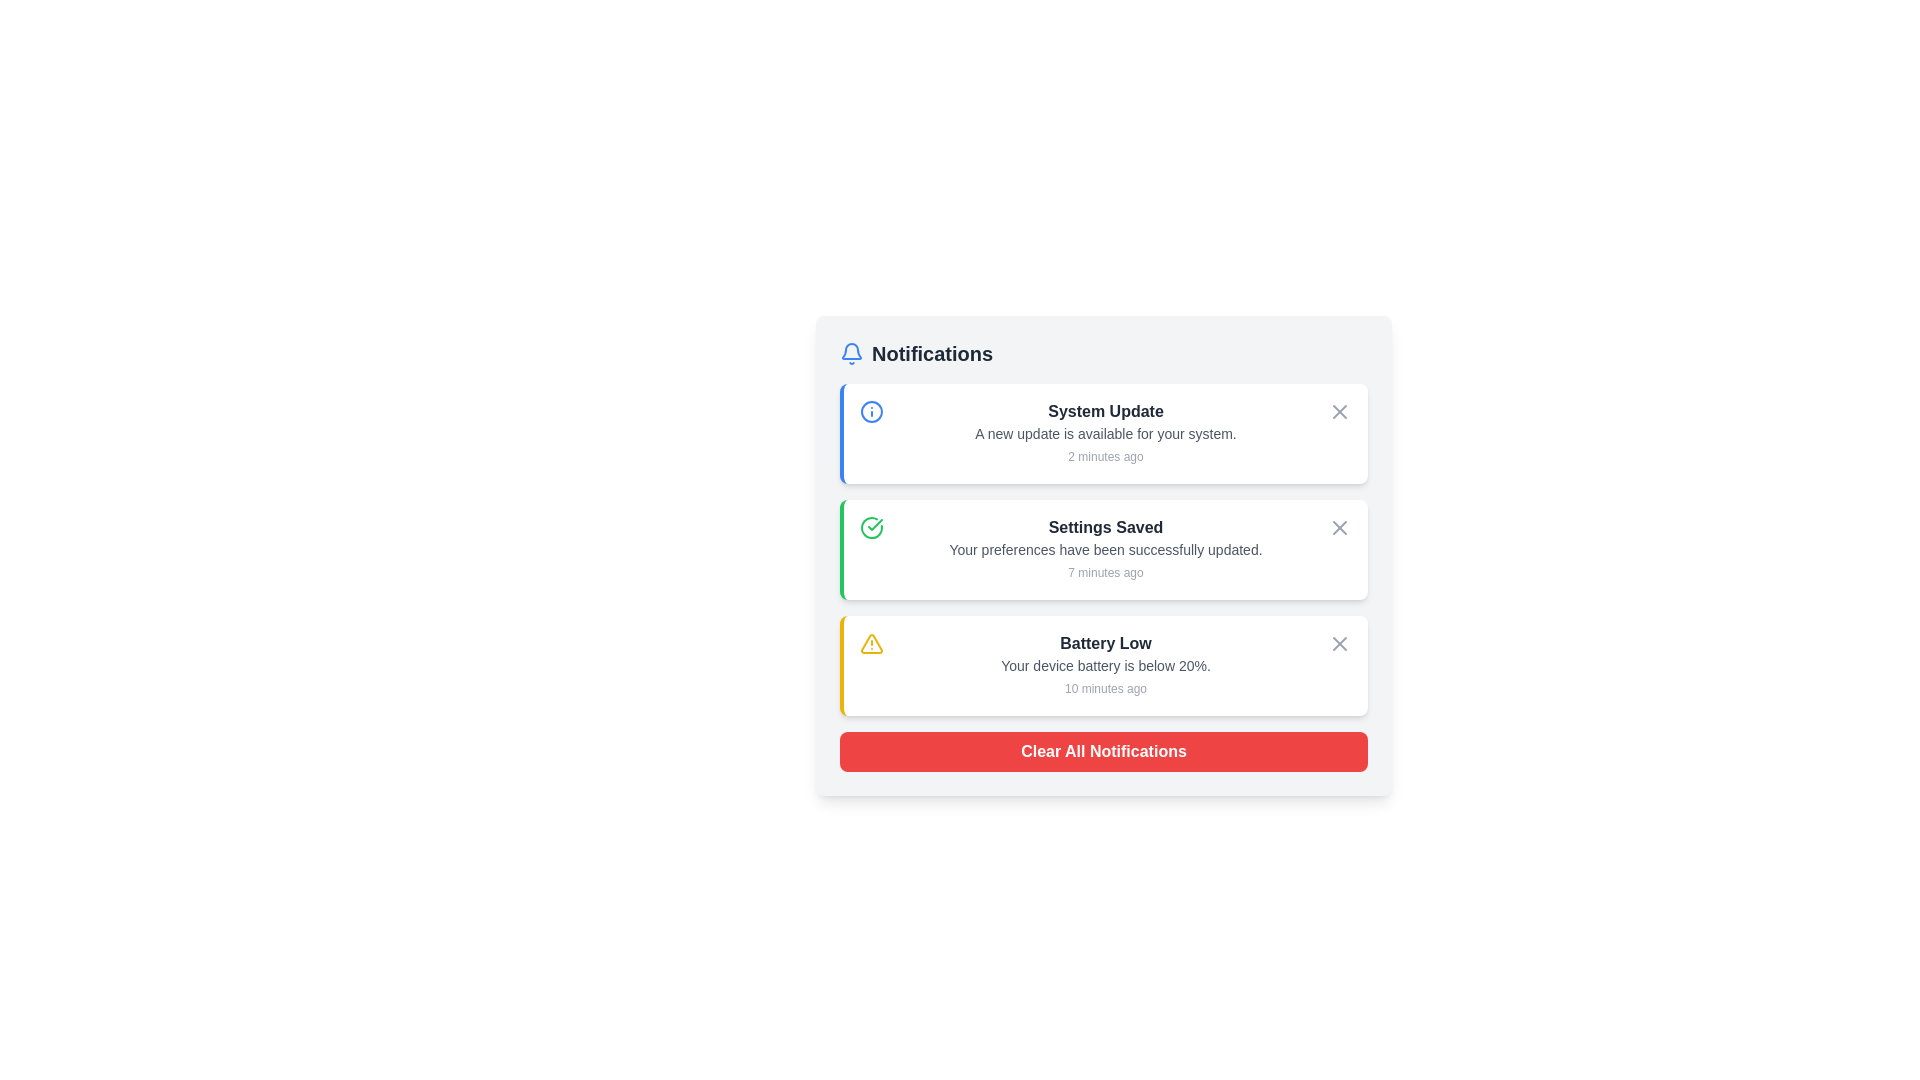 The height and width of the screenshot is (1080, 1920). What do you see at coordinates (1104, 688) in the screenshot?
I see `the text content of the Text Label that informs the user about the time elapsed since the notification was generated, located within the 'Battery Low' notification card` at bounding box center [1104, 688].